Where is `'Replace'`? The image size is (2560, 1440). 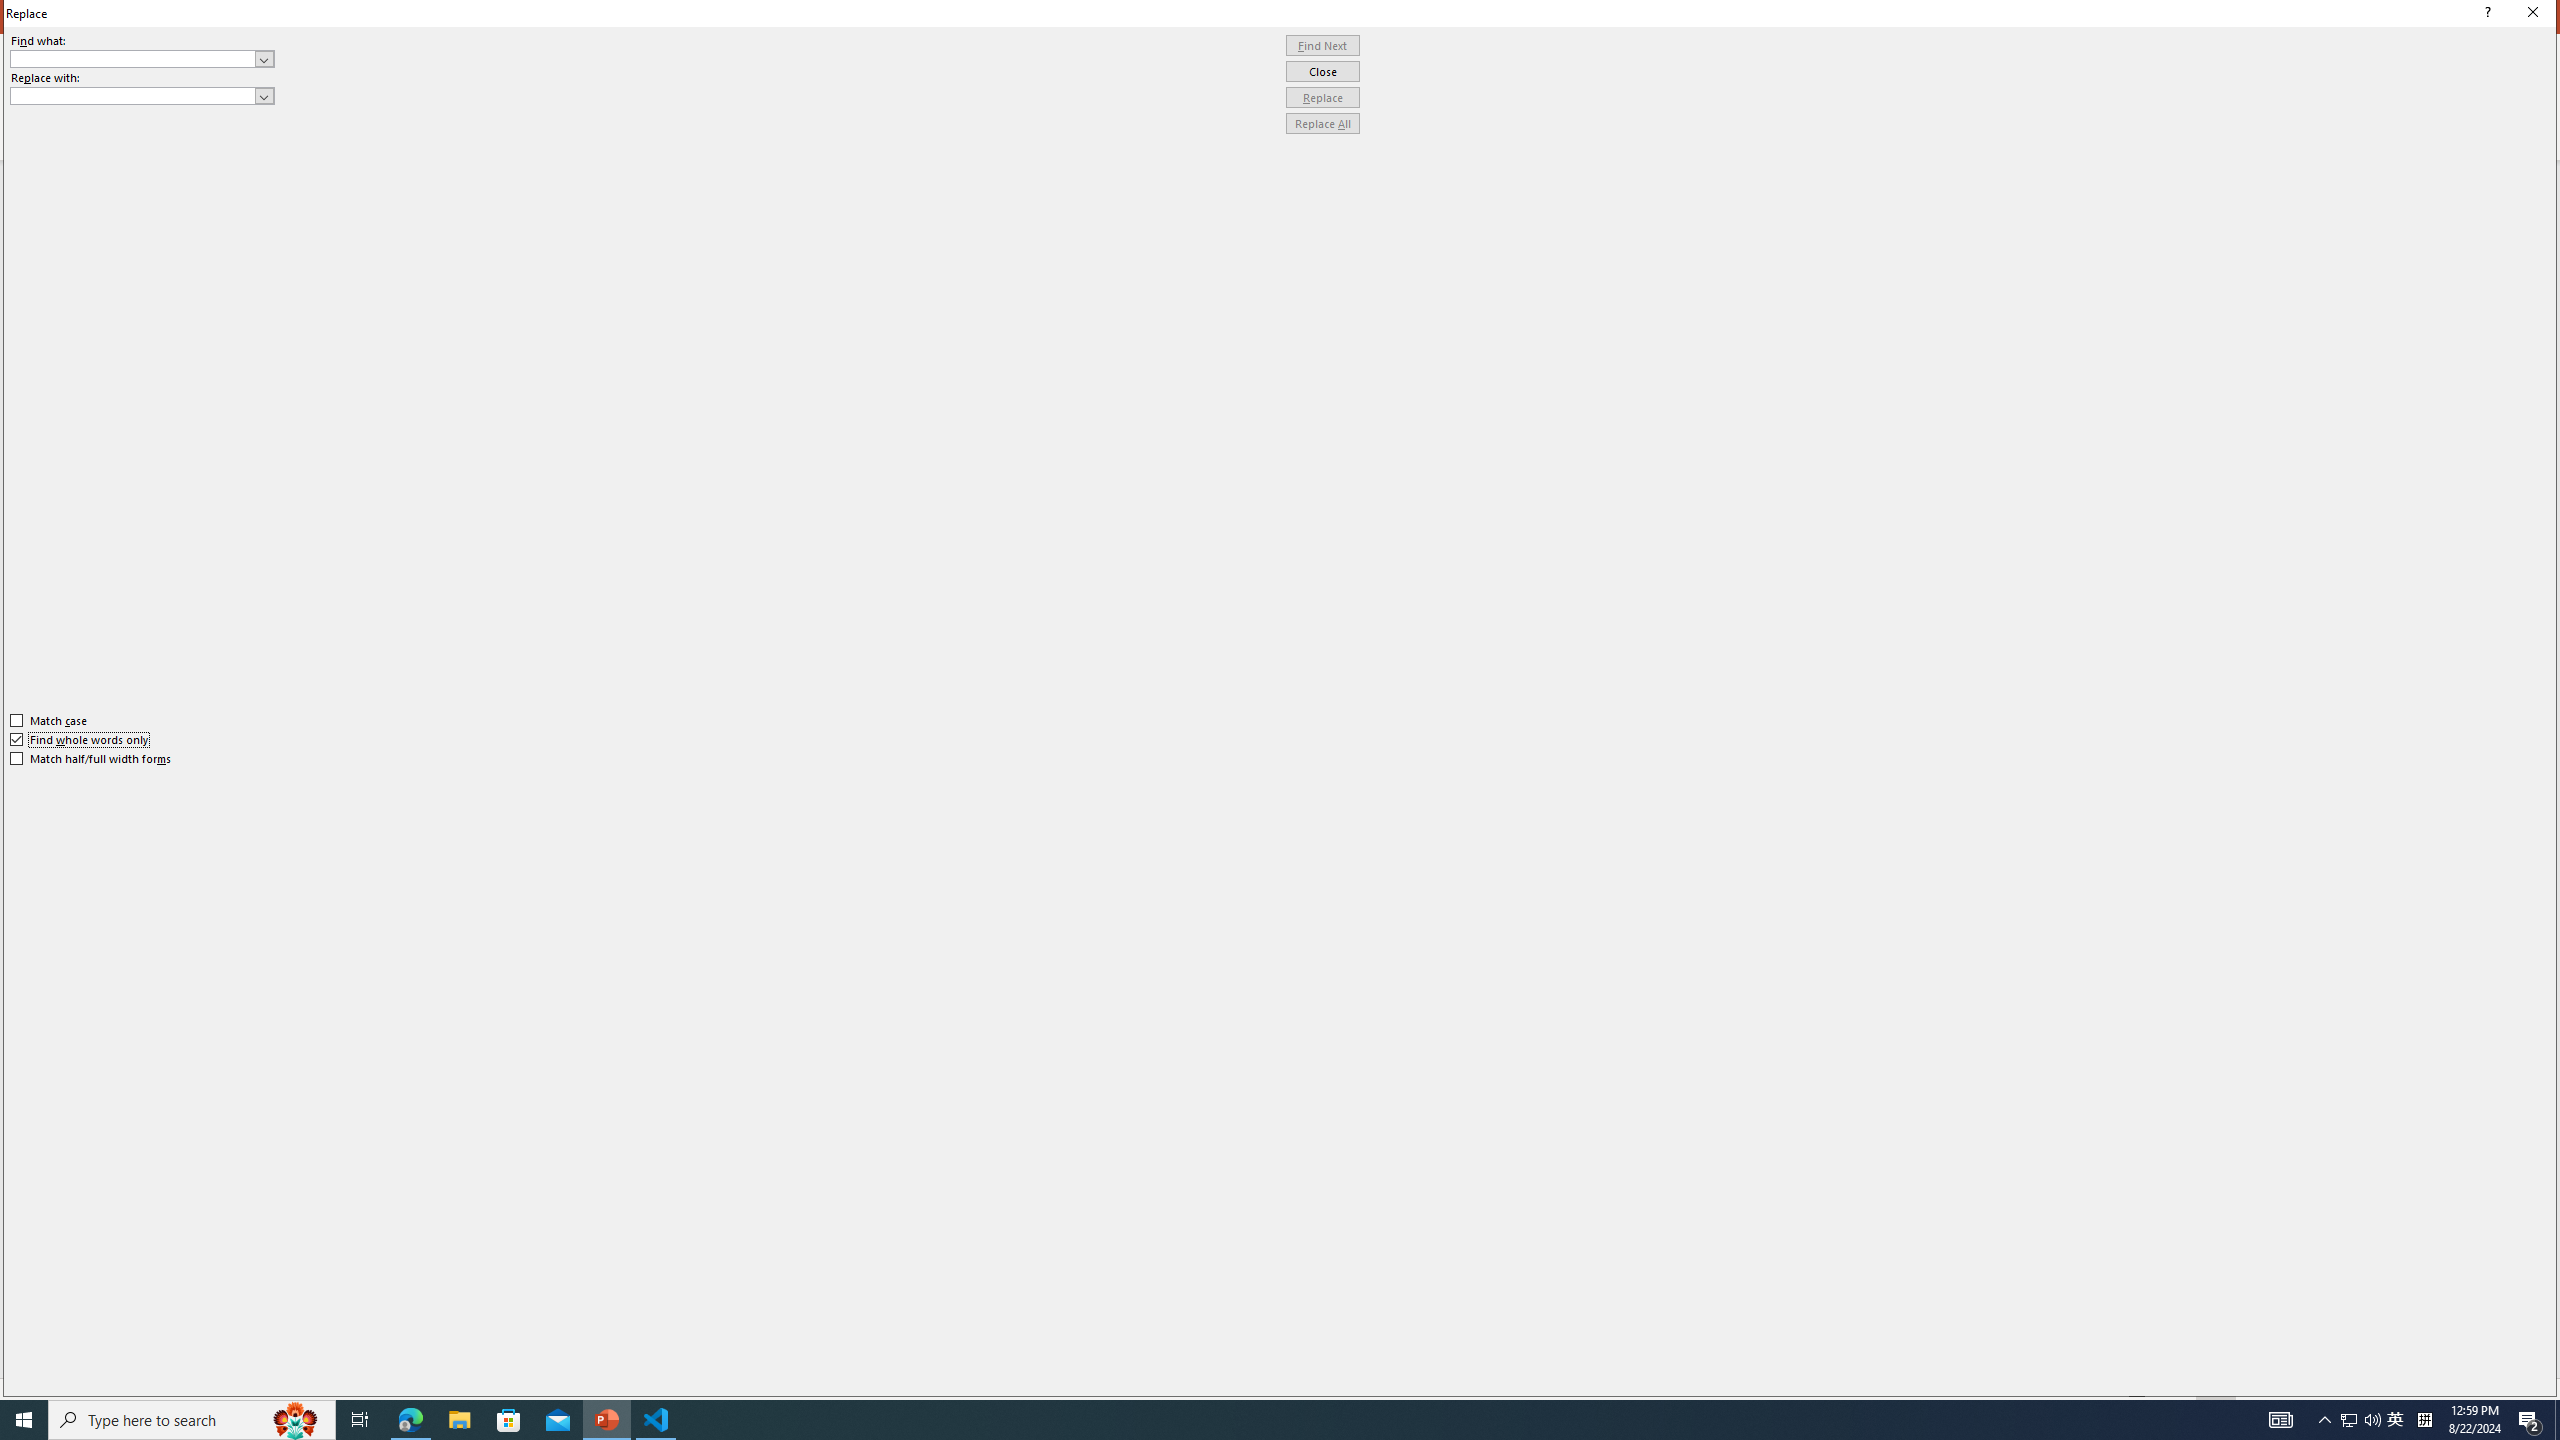 'Replace' is located at coordinates (1322, 96).